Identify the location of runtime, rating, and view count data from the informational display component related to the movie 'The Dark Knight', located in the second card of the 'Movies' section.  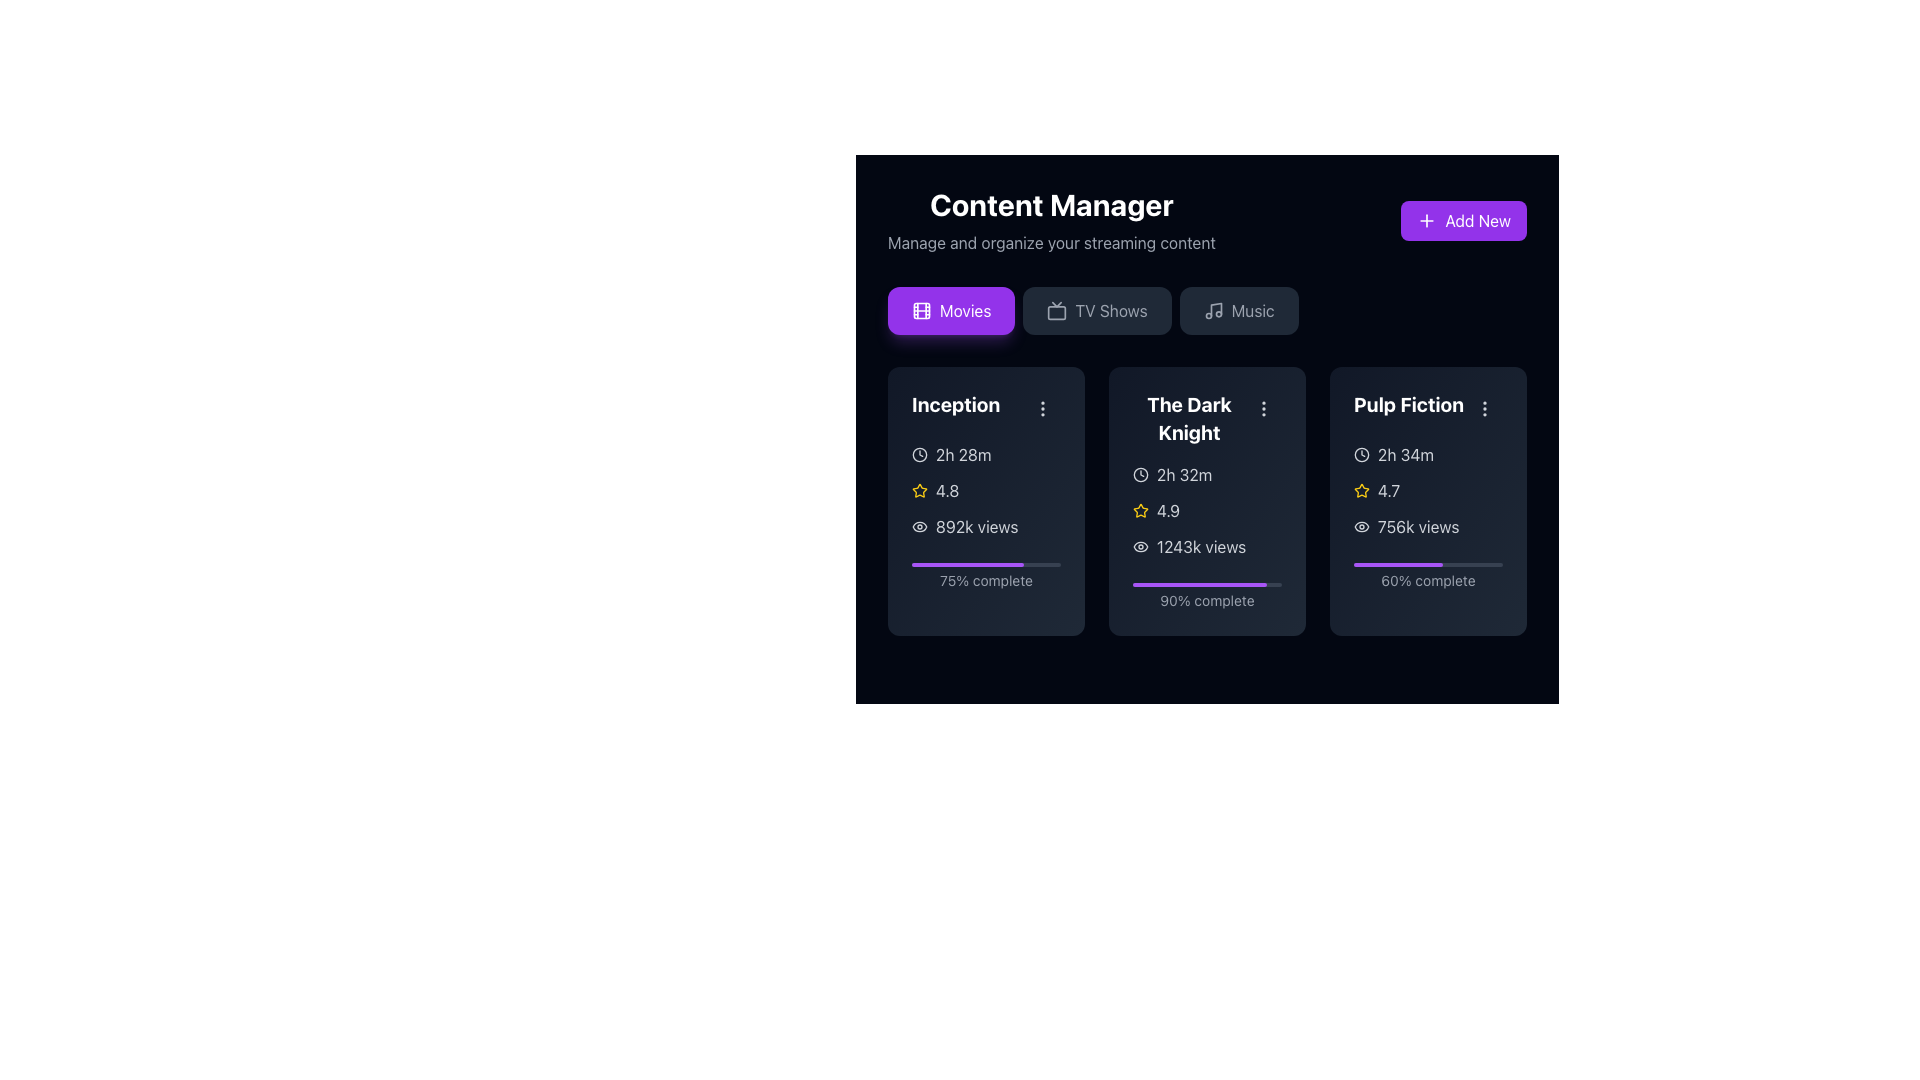
(1206, 509).